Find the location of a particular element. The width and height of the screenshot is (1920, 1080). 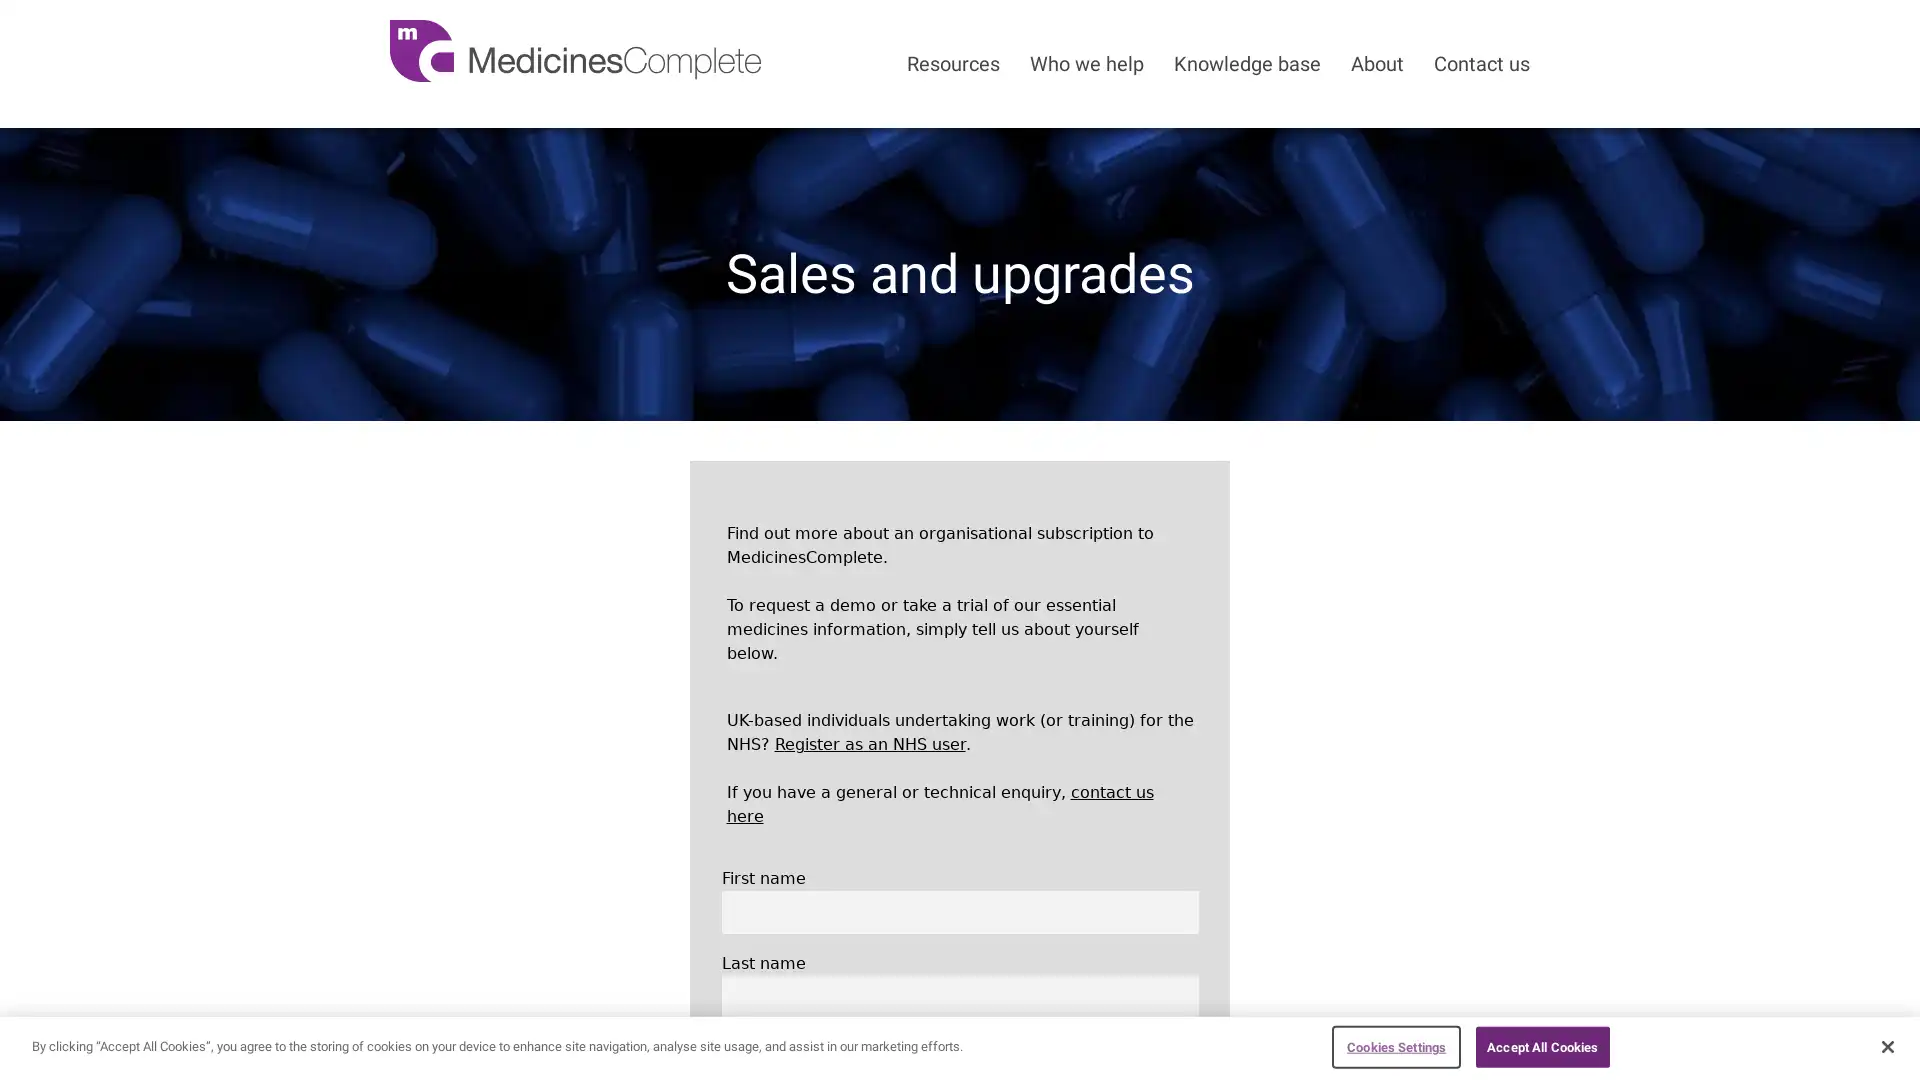

Cookies Settings is located at coordinates (1395, 1045).